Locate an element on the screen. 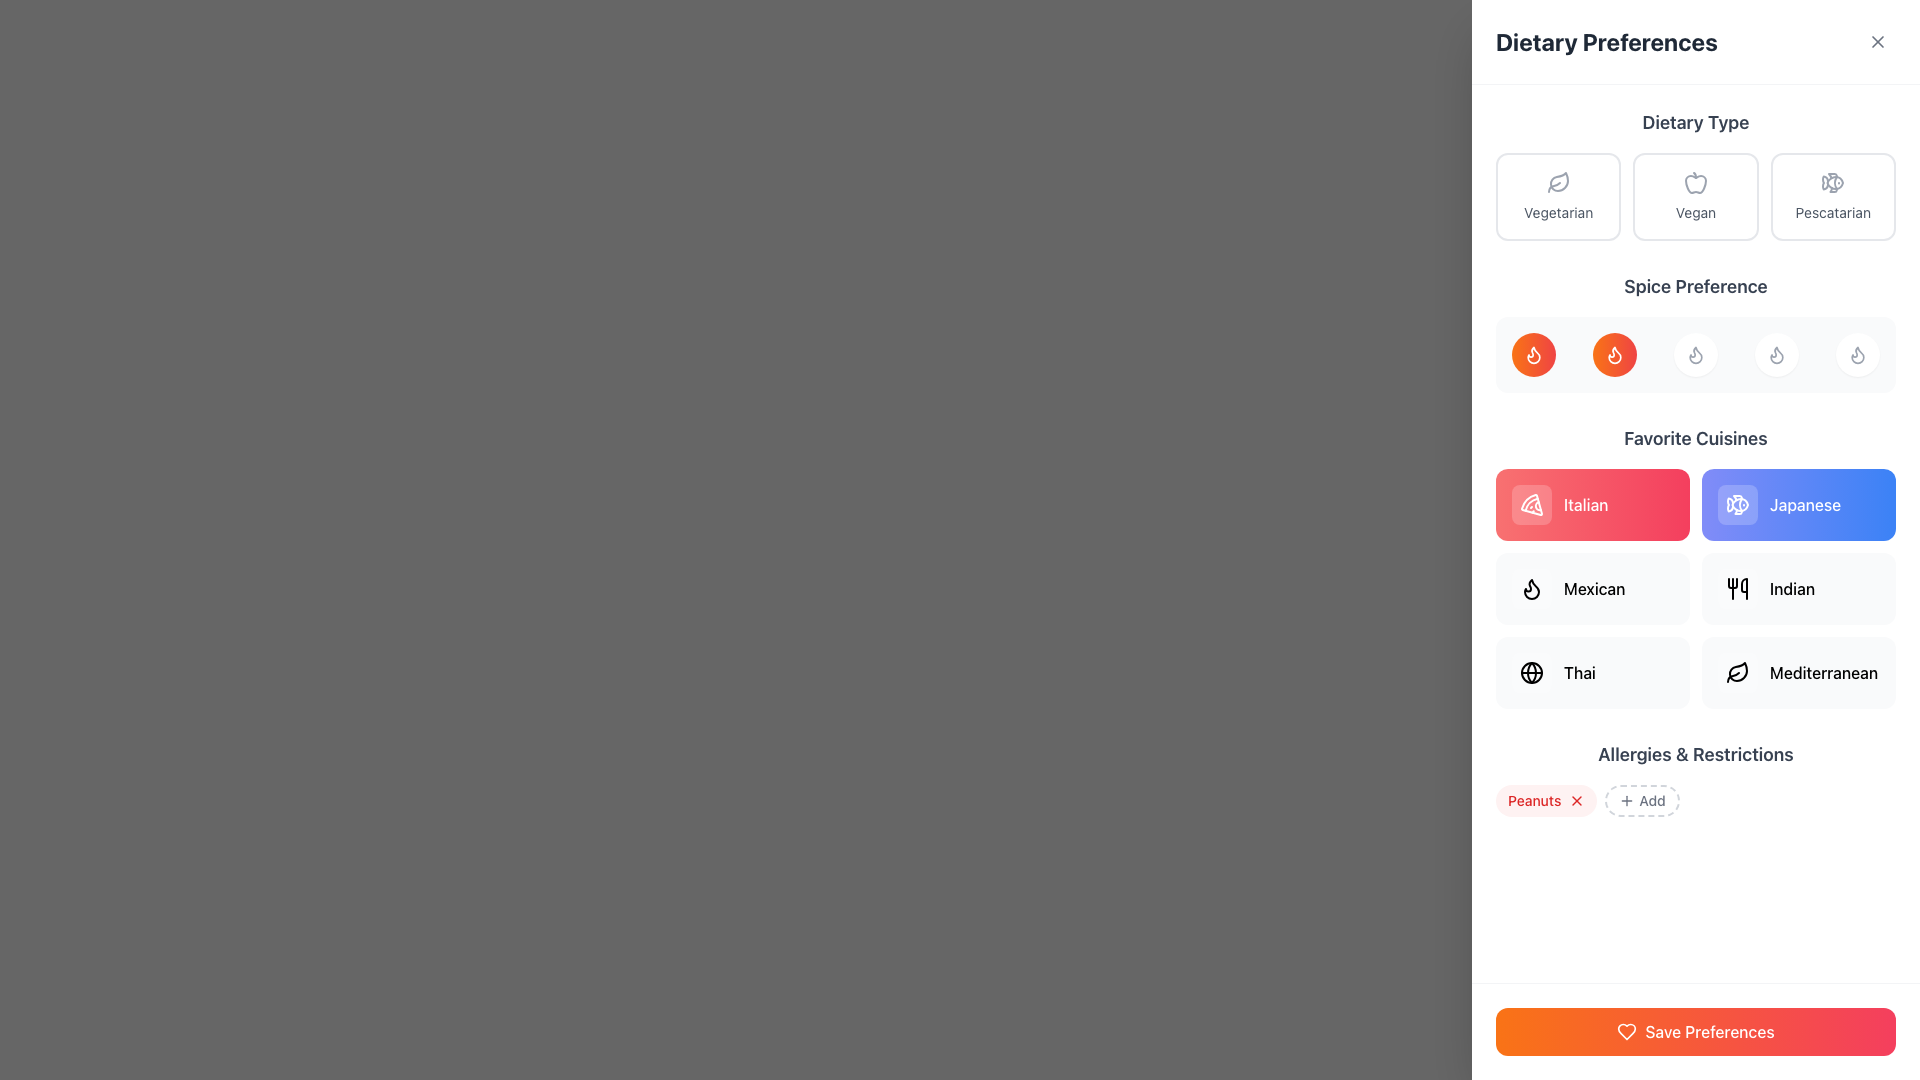 The width and height of the screenshot is (1920, 1080). the first red-orange flame-shaped icon in the 'Spice Preference' section is located at coordinates (1533, 353).